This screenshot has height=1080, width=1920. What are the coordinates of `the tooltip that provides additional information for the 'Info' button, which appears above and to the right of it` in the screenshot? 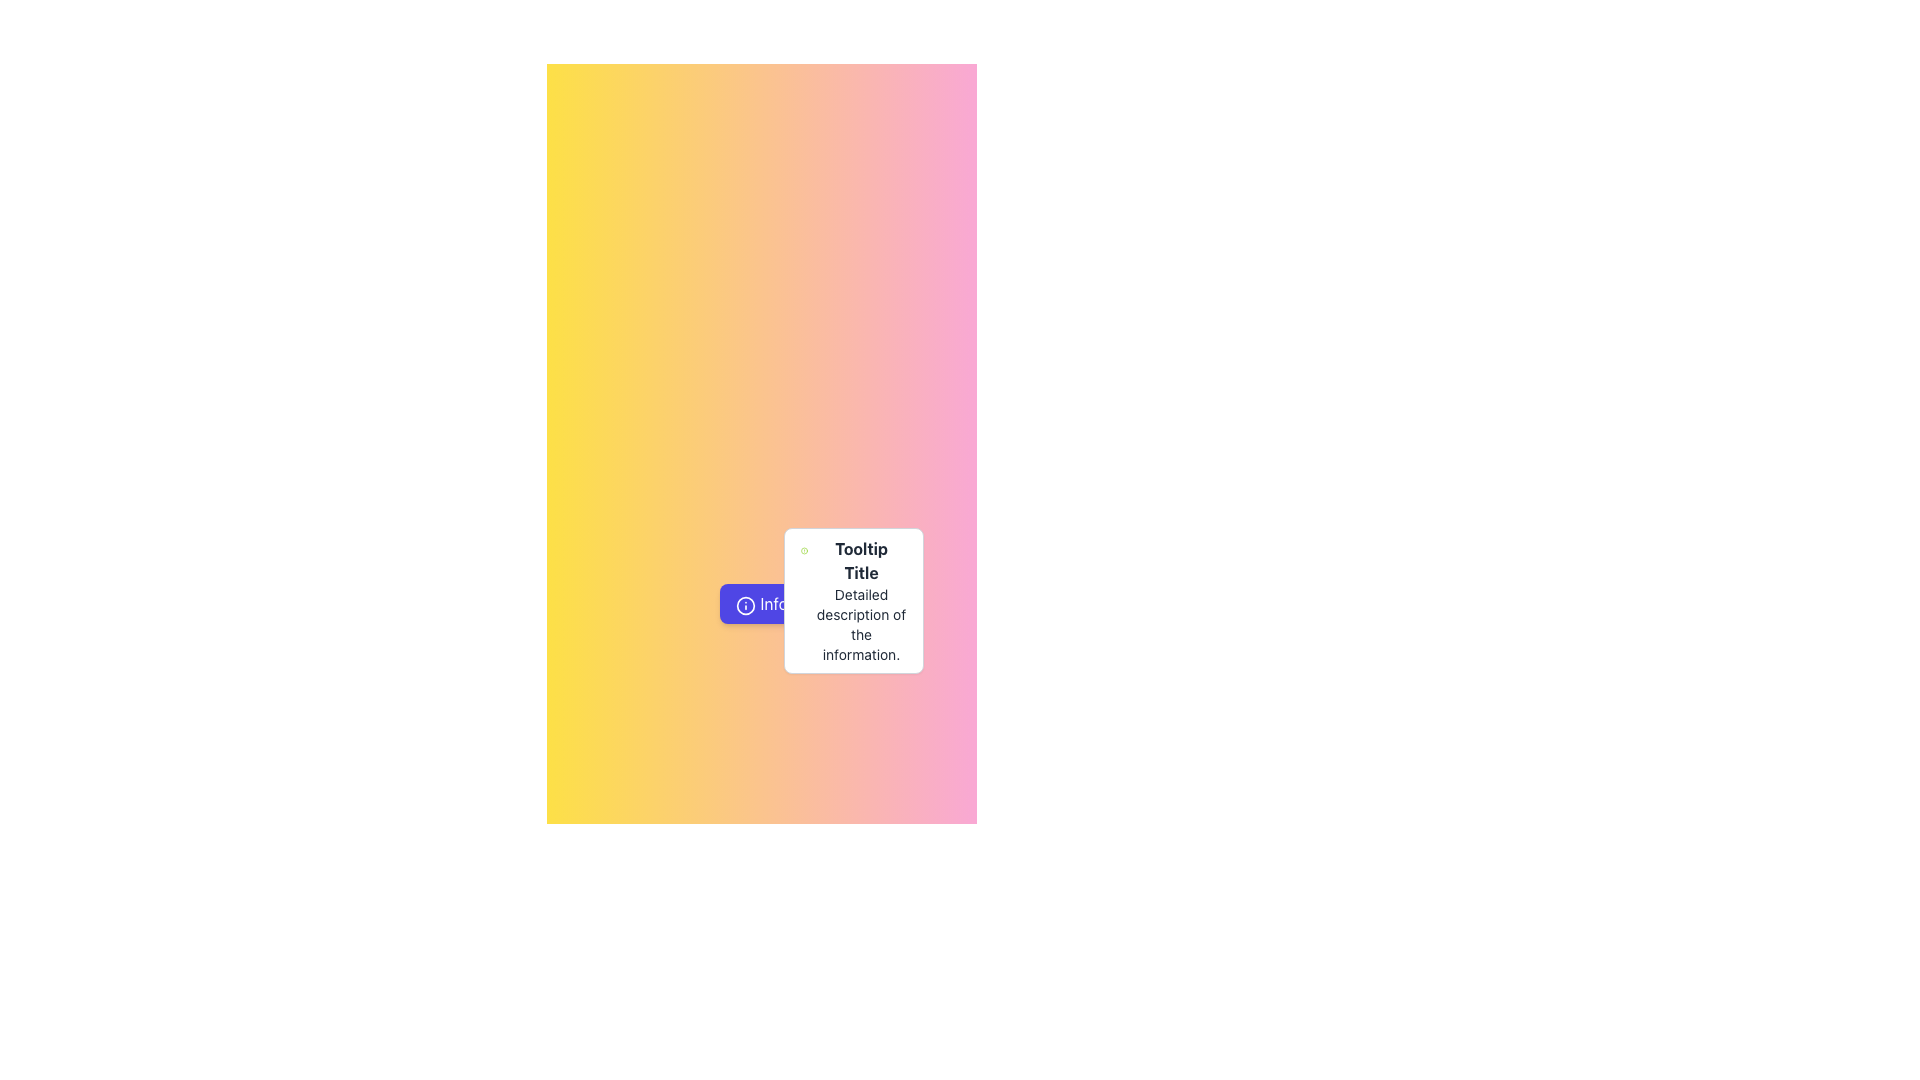 It's located at (854, 600).